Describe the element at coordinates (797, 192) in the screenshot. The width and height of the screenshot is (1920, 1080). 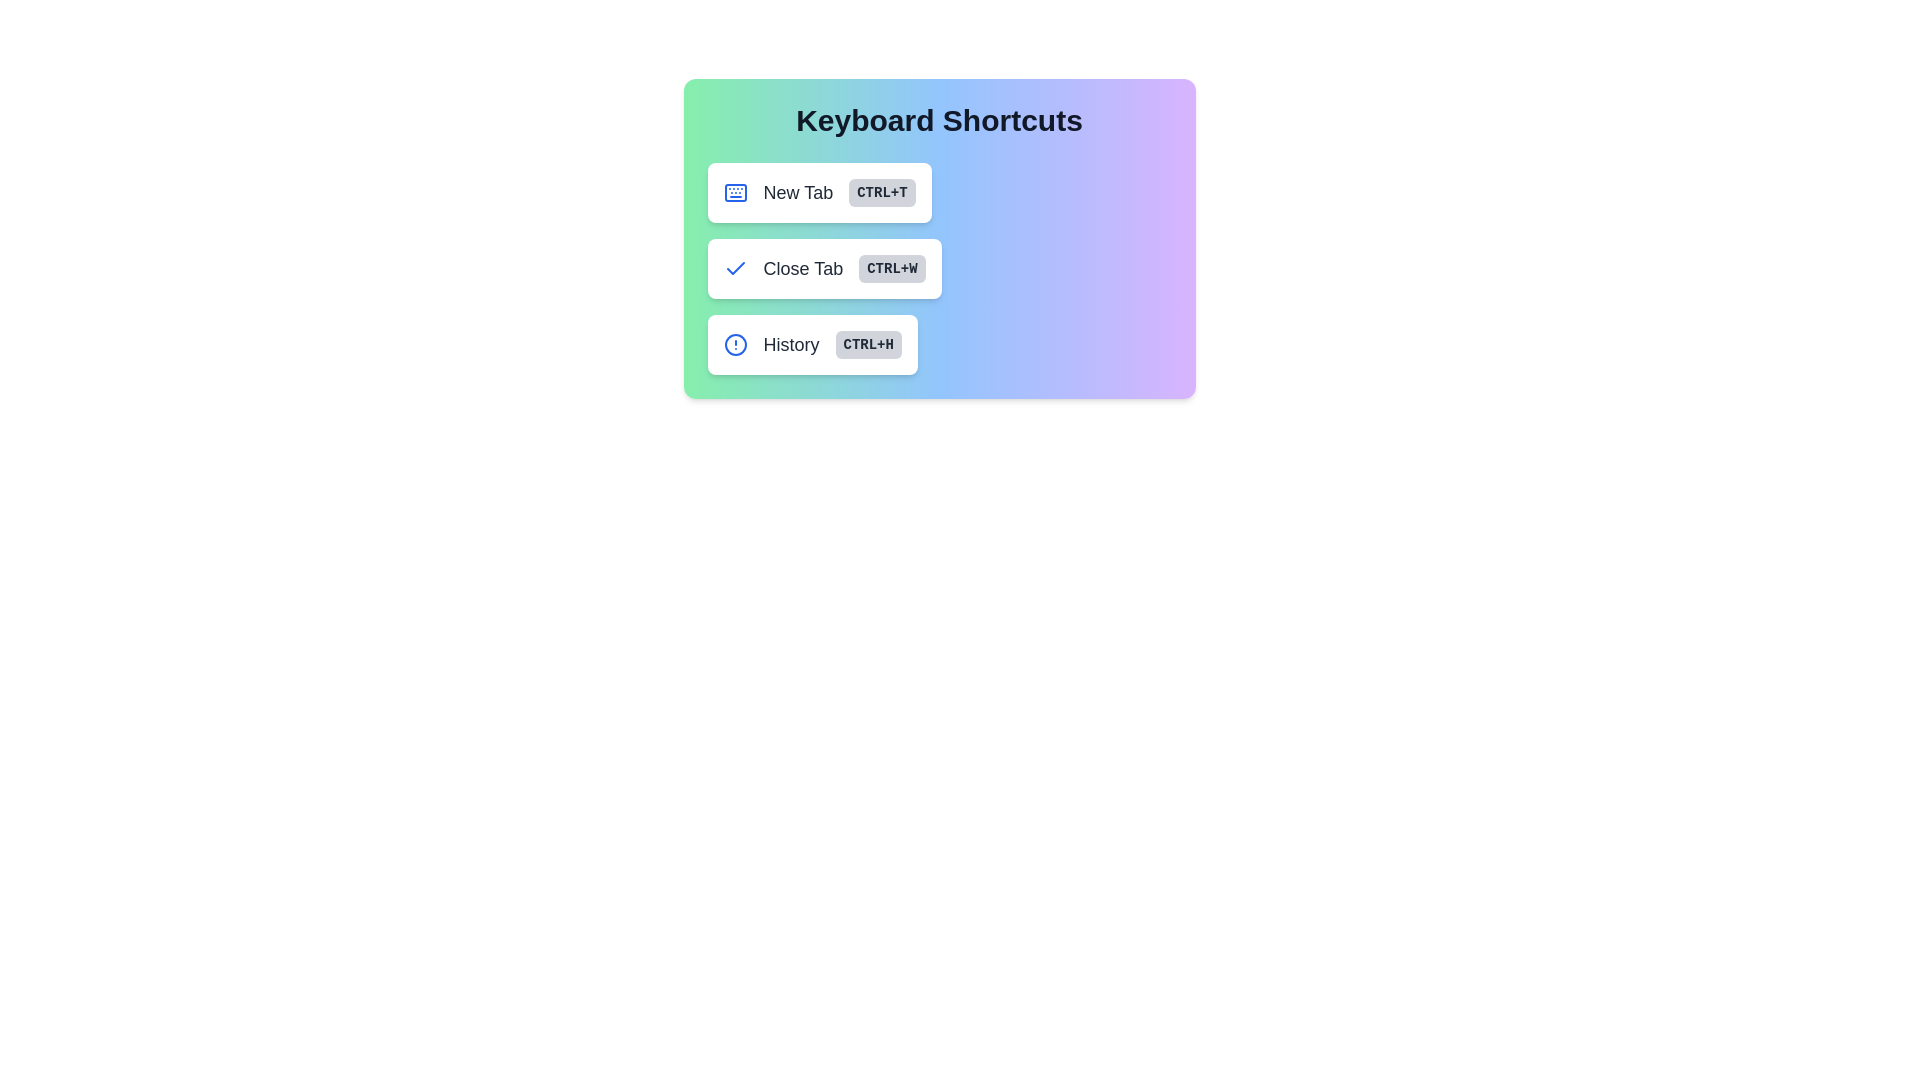
I see `the 'New Tab' text label, which is bold and slightly larger, positioned to the left of the 'Ctrl+T' button within a rounded box group` at that location.